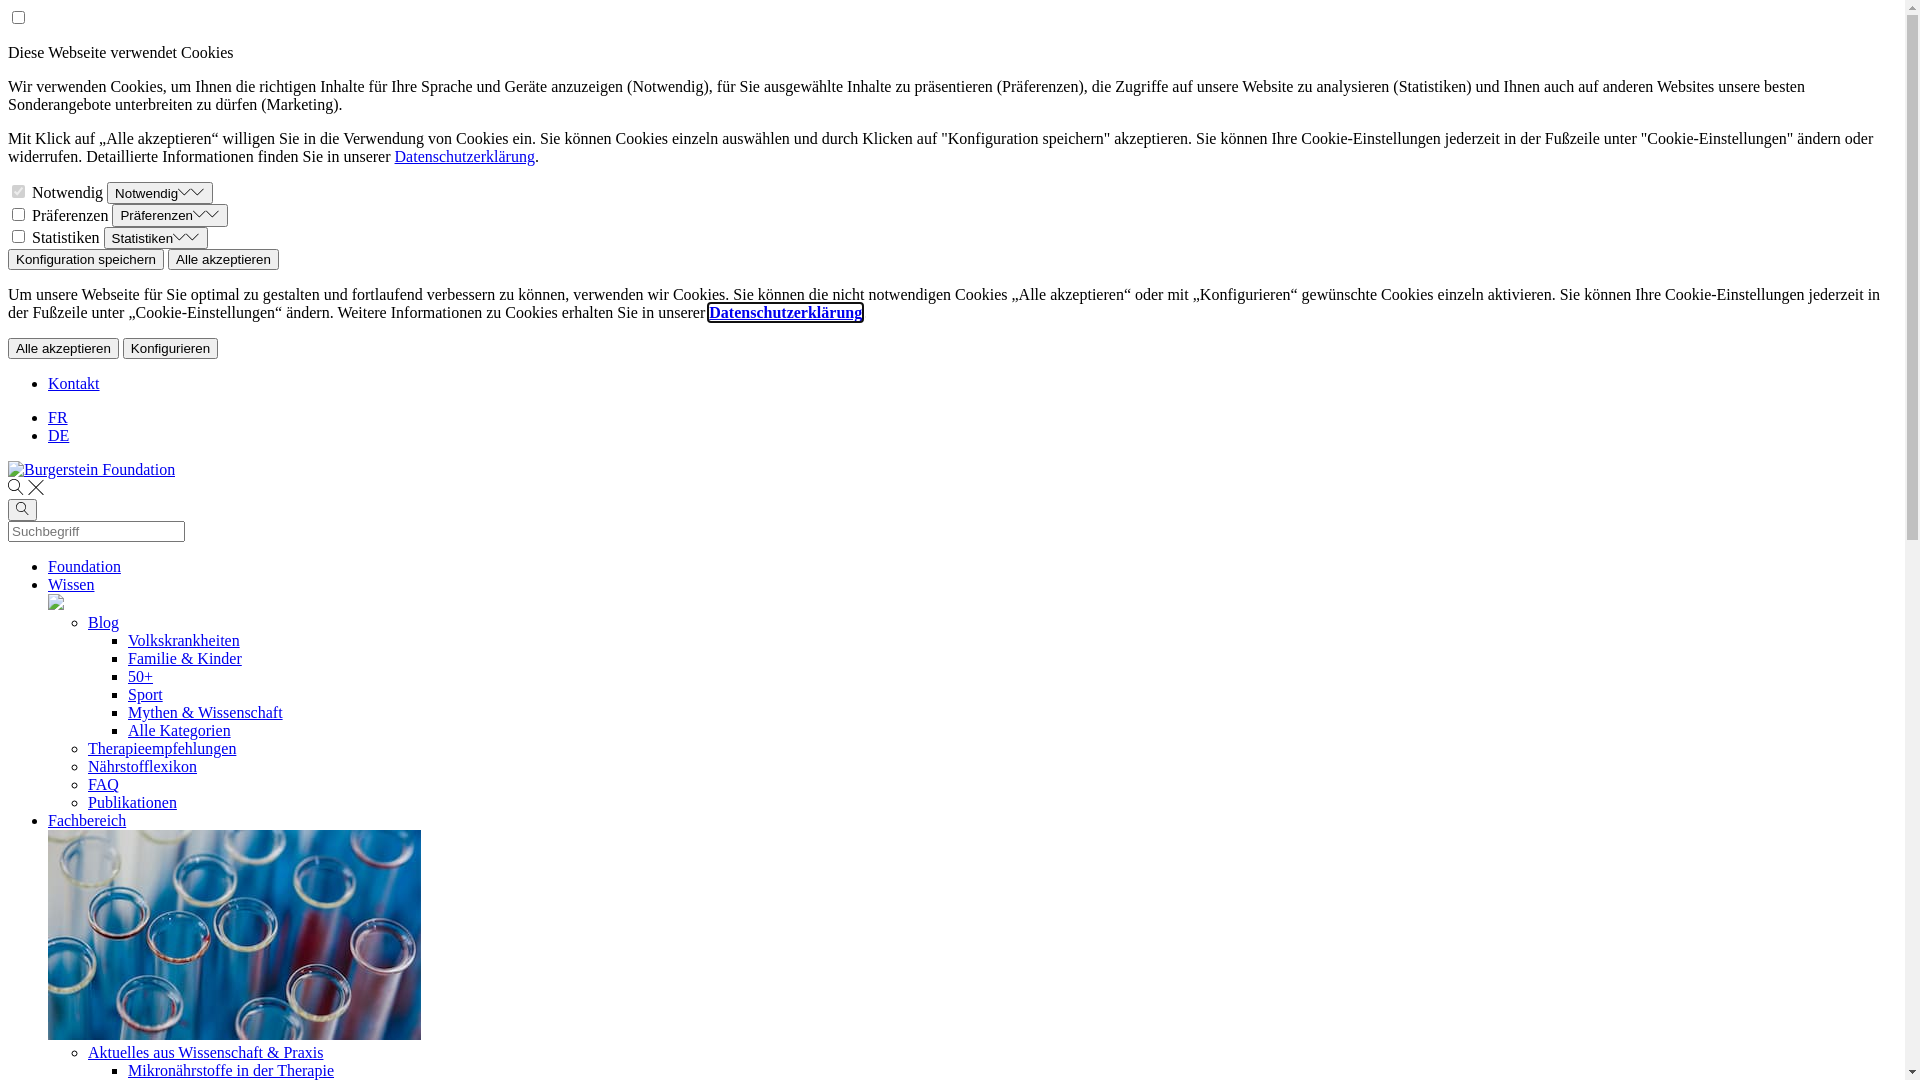  Describe the element at coordinates (48, 383) in the screenshot. I see `'Kontakt'` at that location.